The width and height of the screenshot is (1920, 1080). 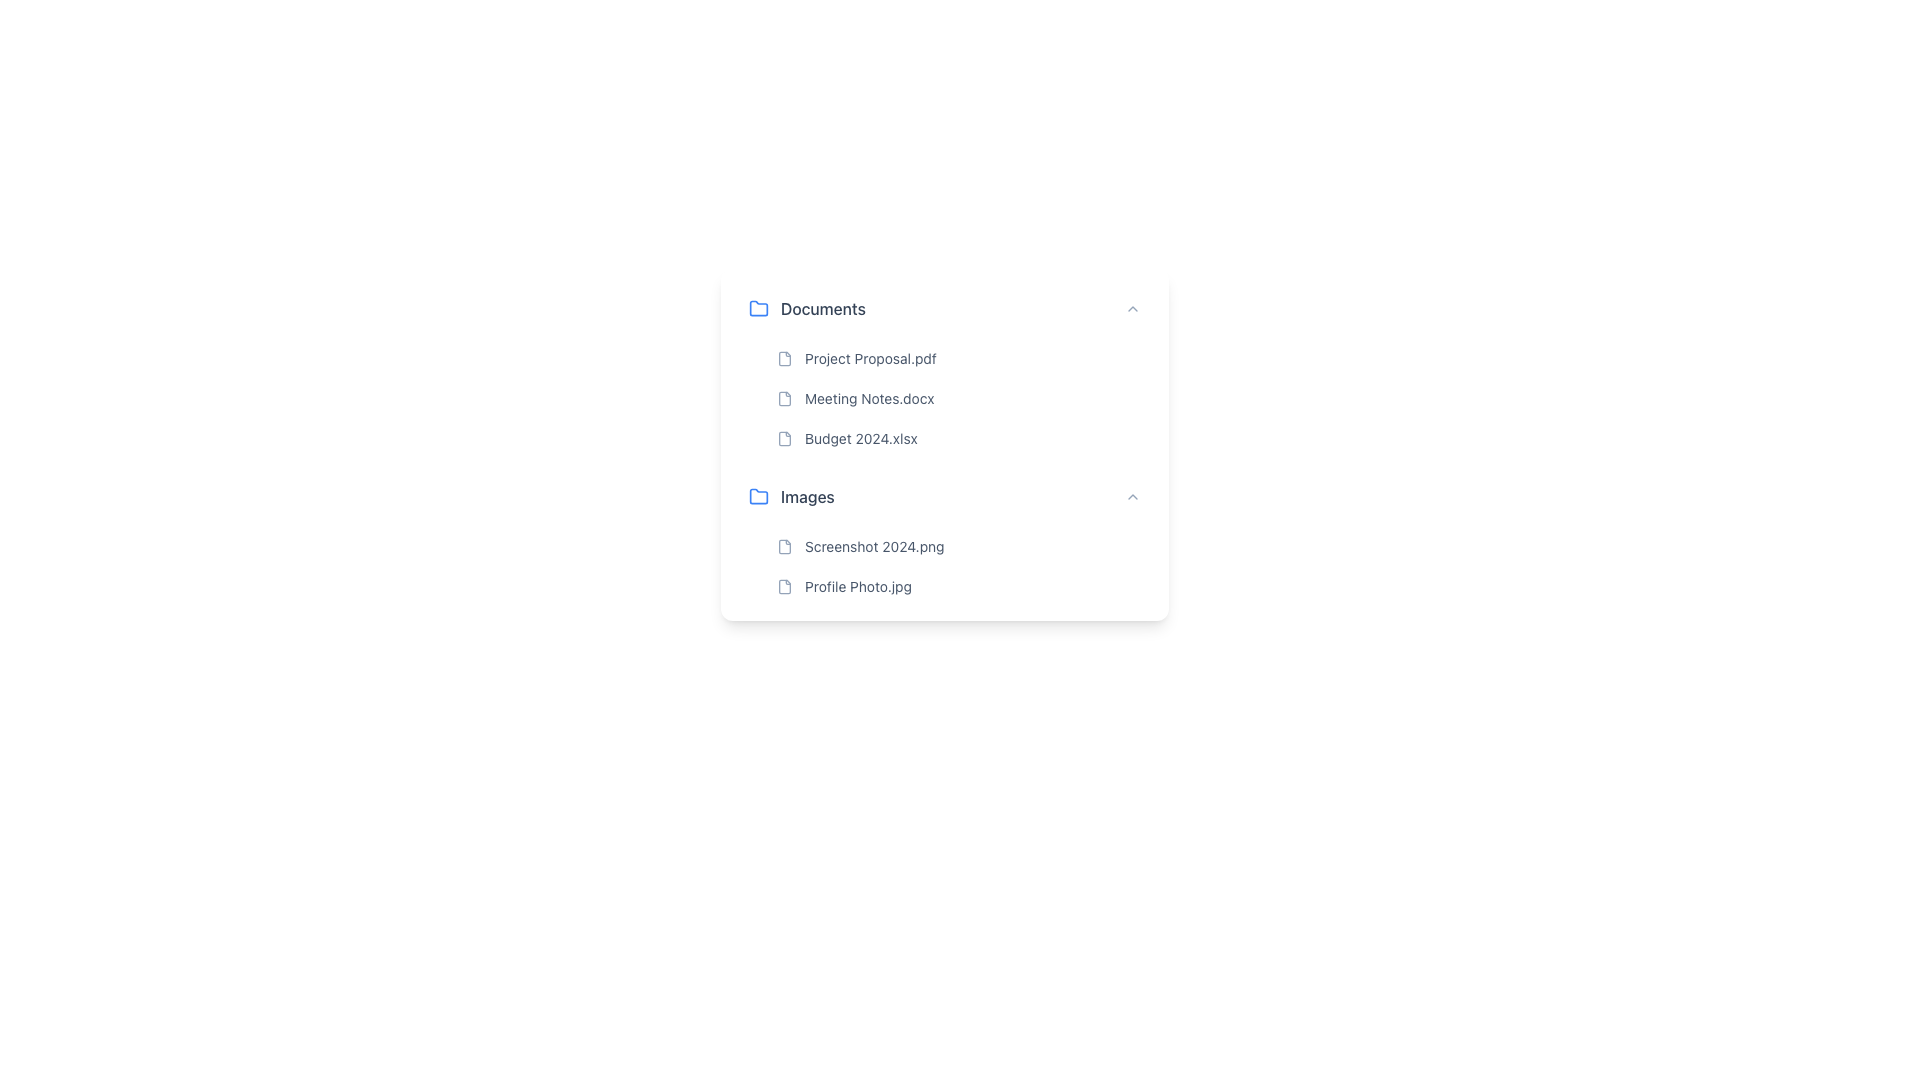 I want to click on the file entry named 'Screenshot 2024.png', so click(x=944, y=538).